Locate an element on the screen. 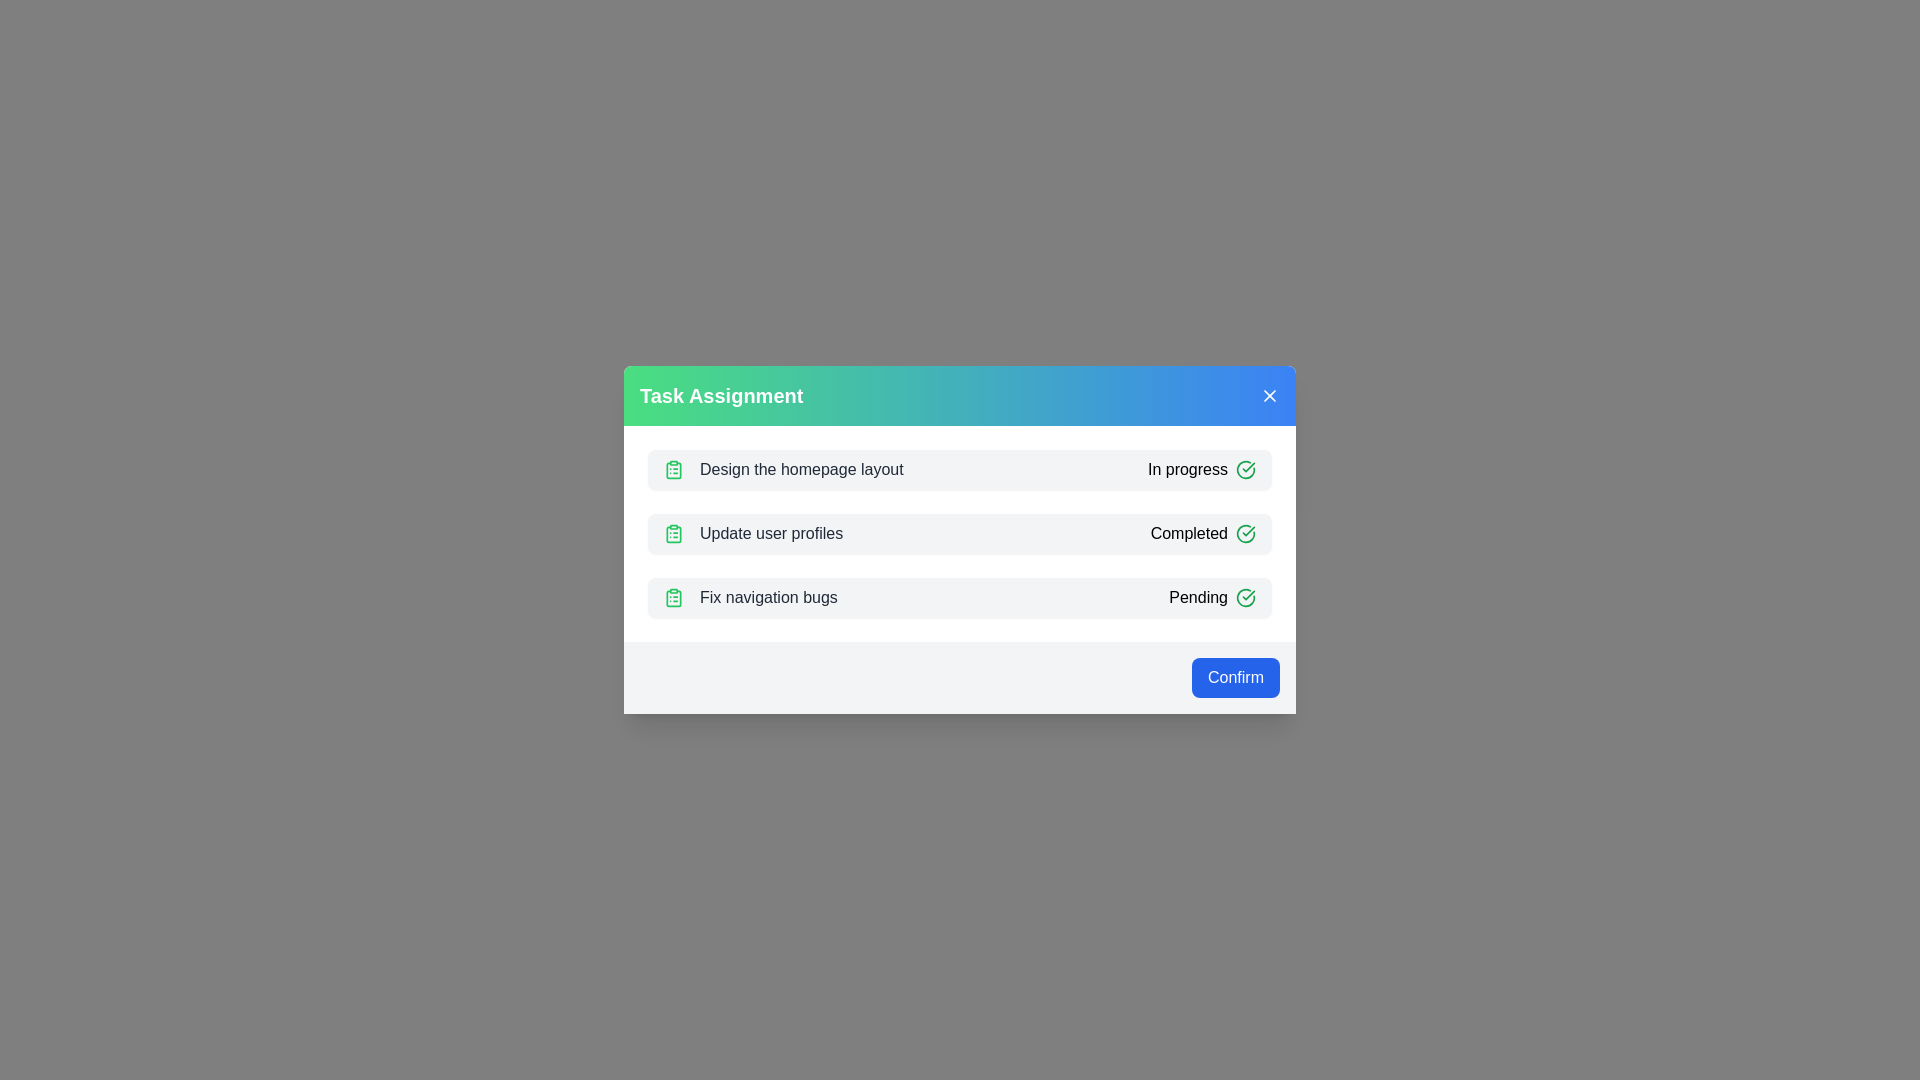 This screenshot has width=1920, height=1080. the small interactive circle button with an 'X' icon inside, located at the top-right corner of the 'Task Assignment' panel is located at coordinates (1269, 396).